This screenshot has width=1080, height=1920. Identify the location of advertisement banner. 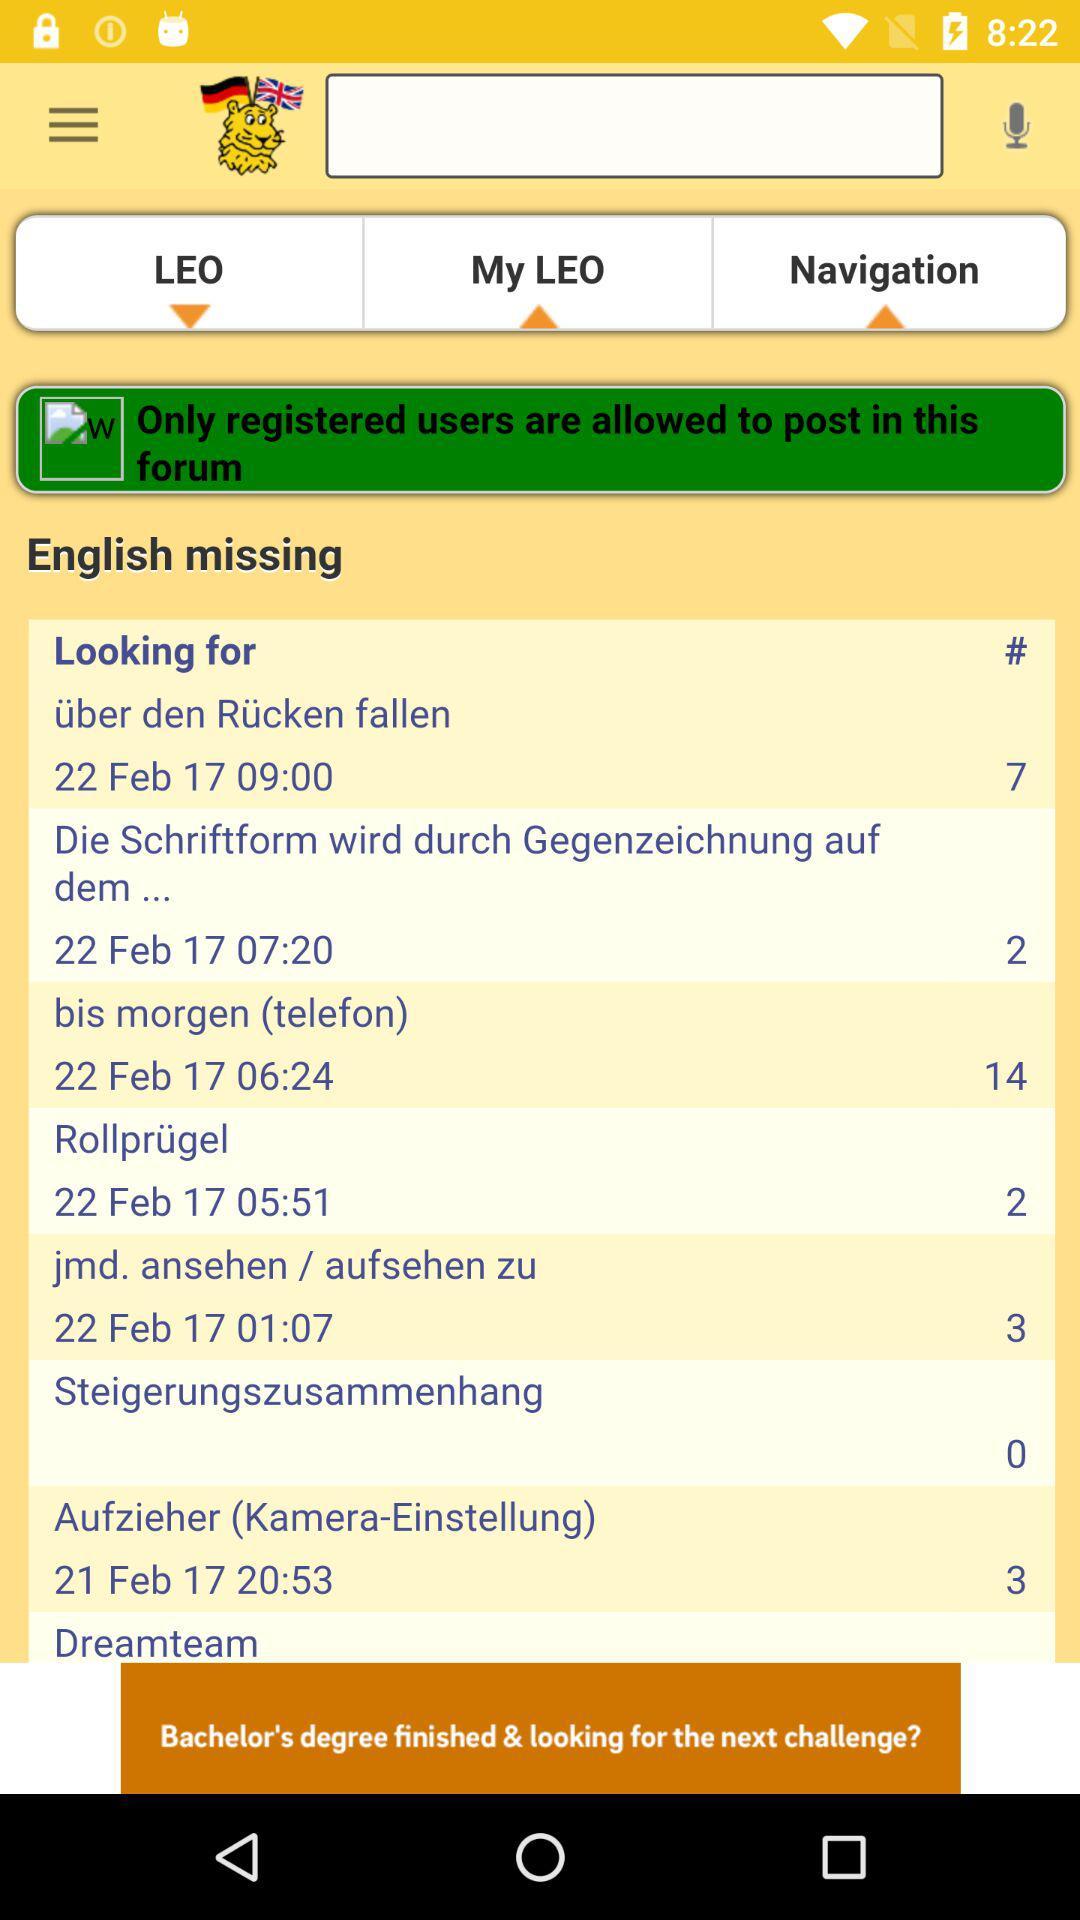
(540, 1727).